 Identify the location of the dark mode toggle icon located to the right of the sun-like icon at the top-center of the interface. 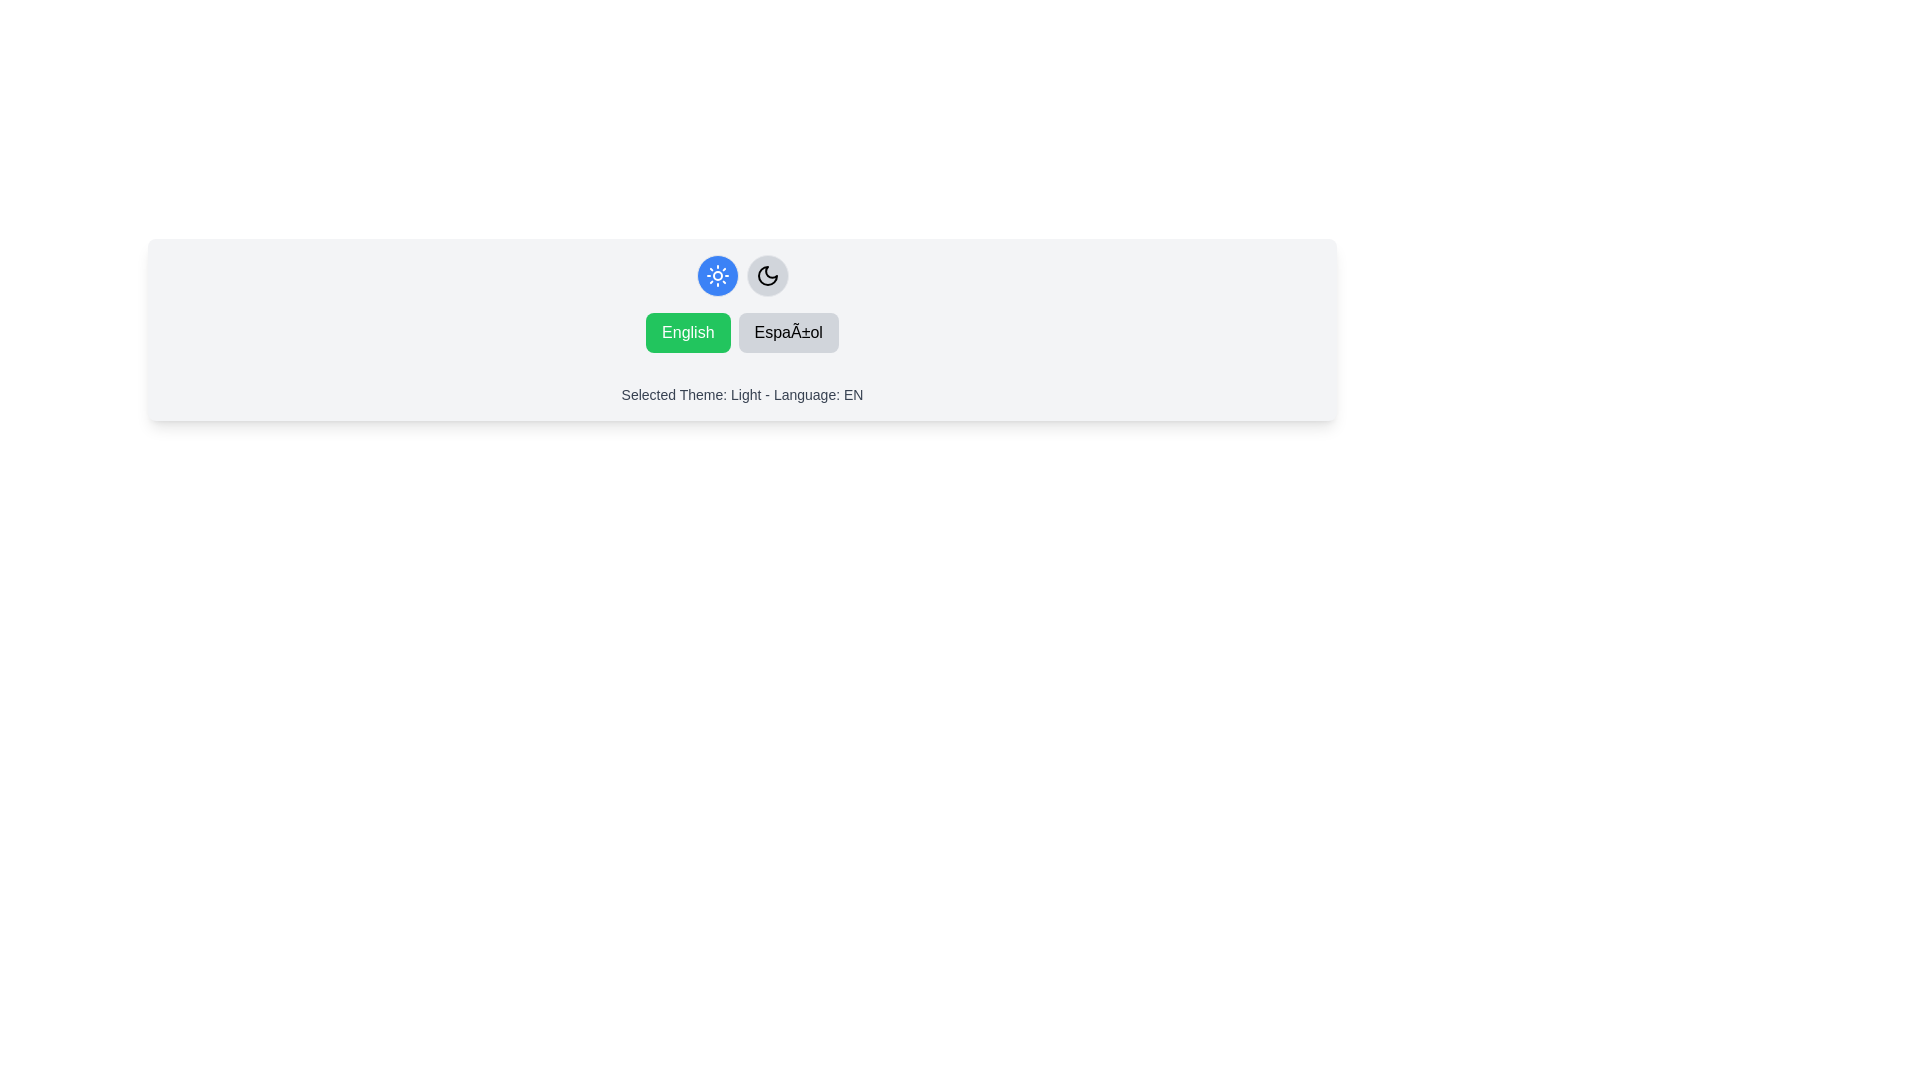
(766, 276).